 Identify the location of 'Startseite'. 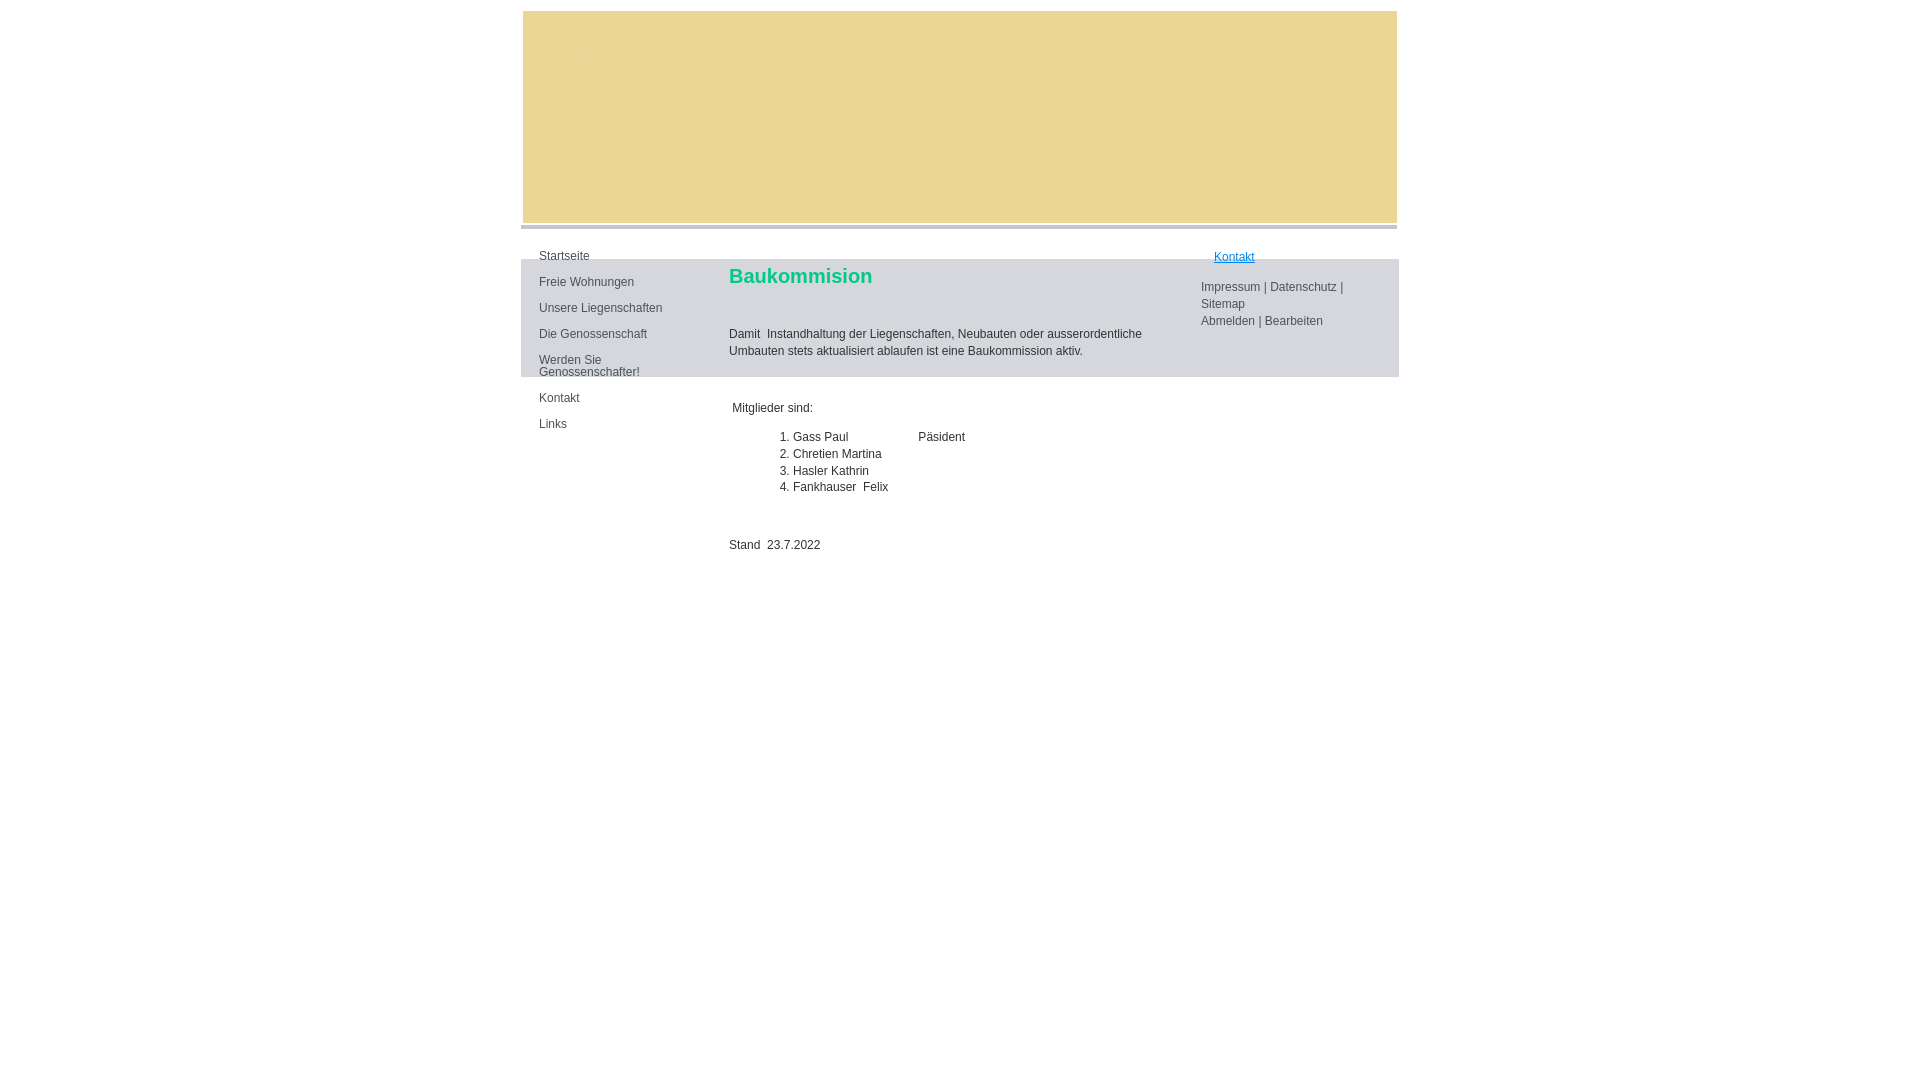
(615, 256).